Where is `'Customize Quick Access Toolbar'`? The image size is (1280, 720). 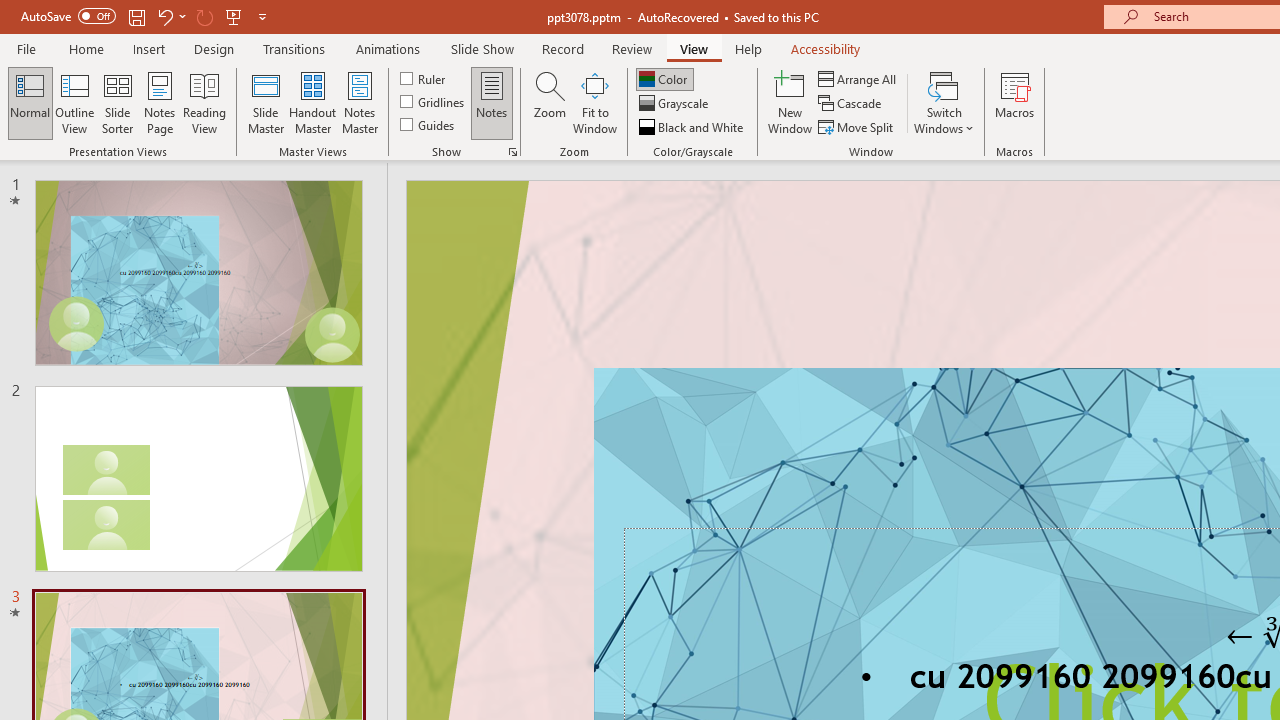 'Customize Quick Access Toolbar' is located at coordinates (262, 16).